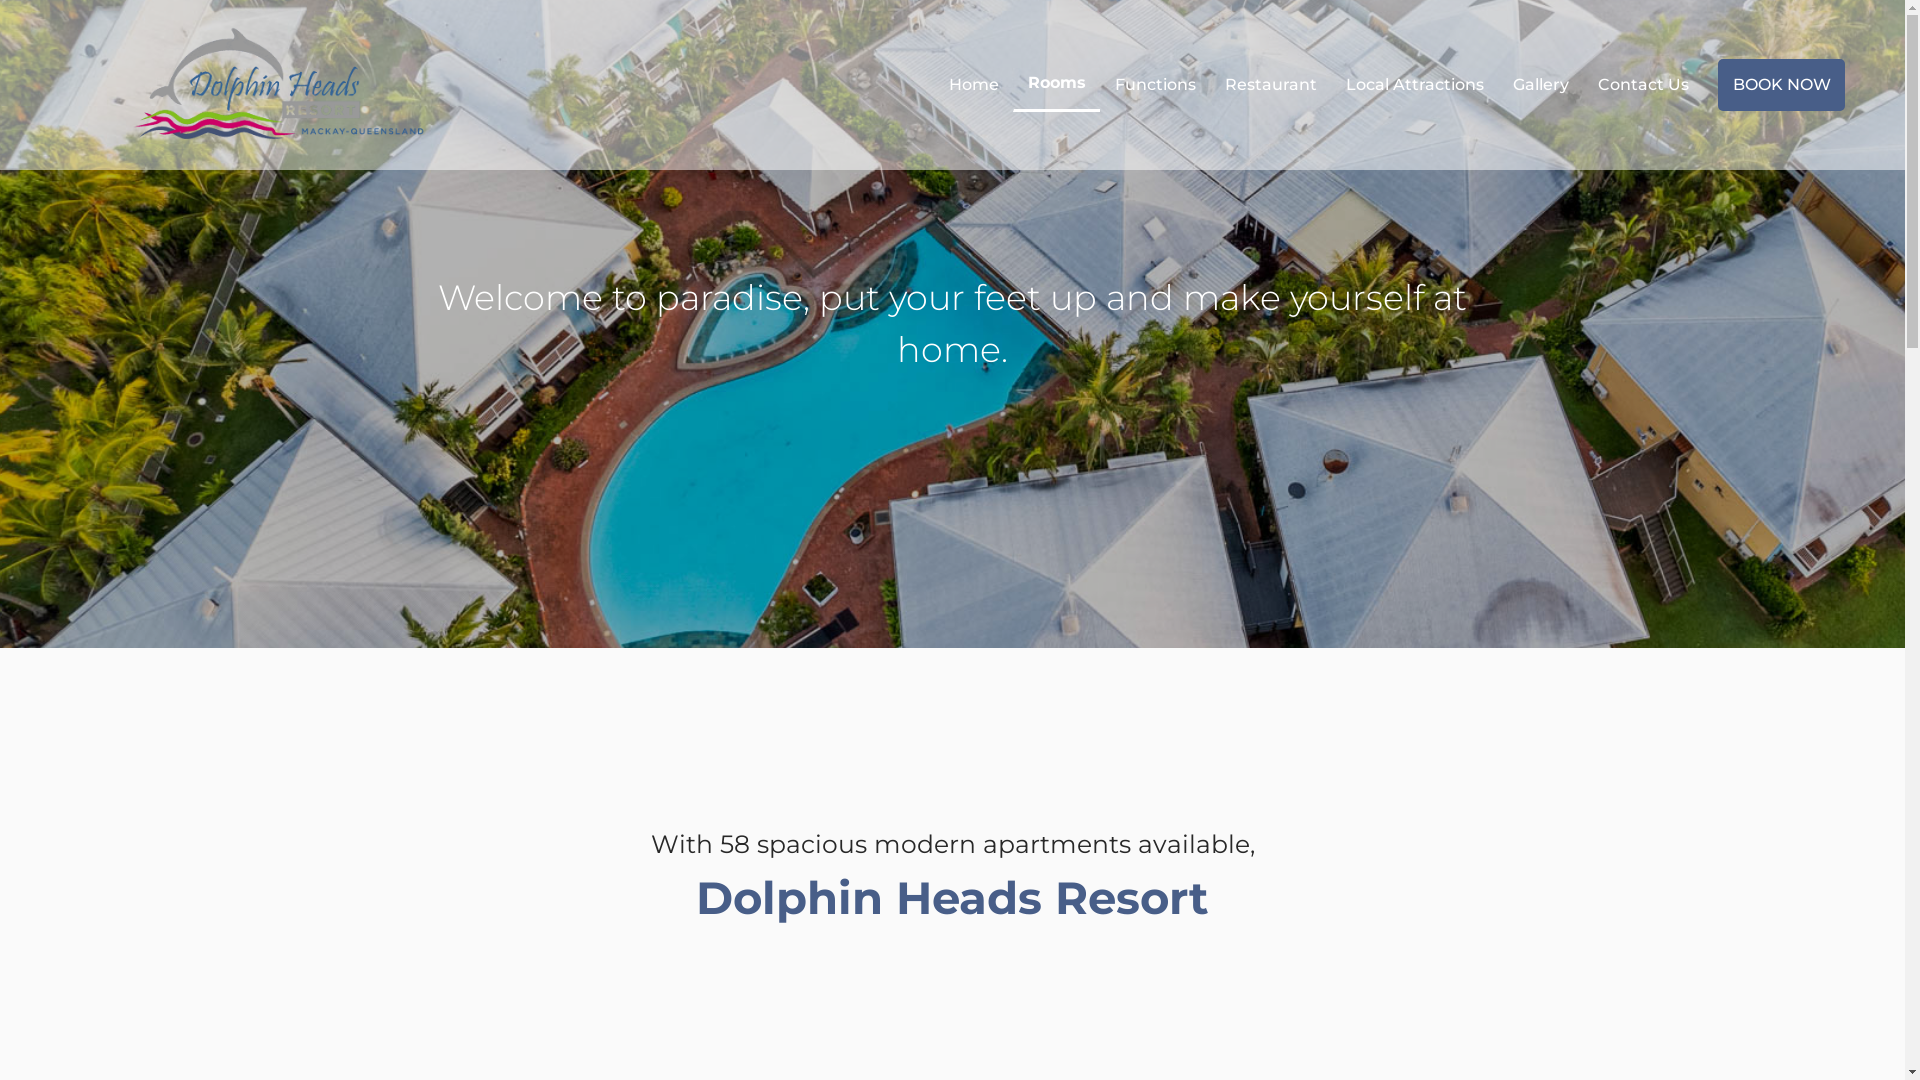 This screenshot has width=1920, height=1080. What do you see at coordinates (1013, 82) in the screenshot?
I see `'Rooms'` at bounding box center [1013, 82].